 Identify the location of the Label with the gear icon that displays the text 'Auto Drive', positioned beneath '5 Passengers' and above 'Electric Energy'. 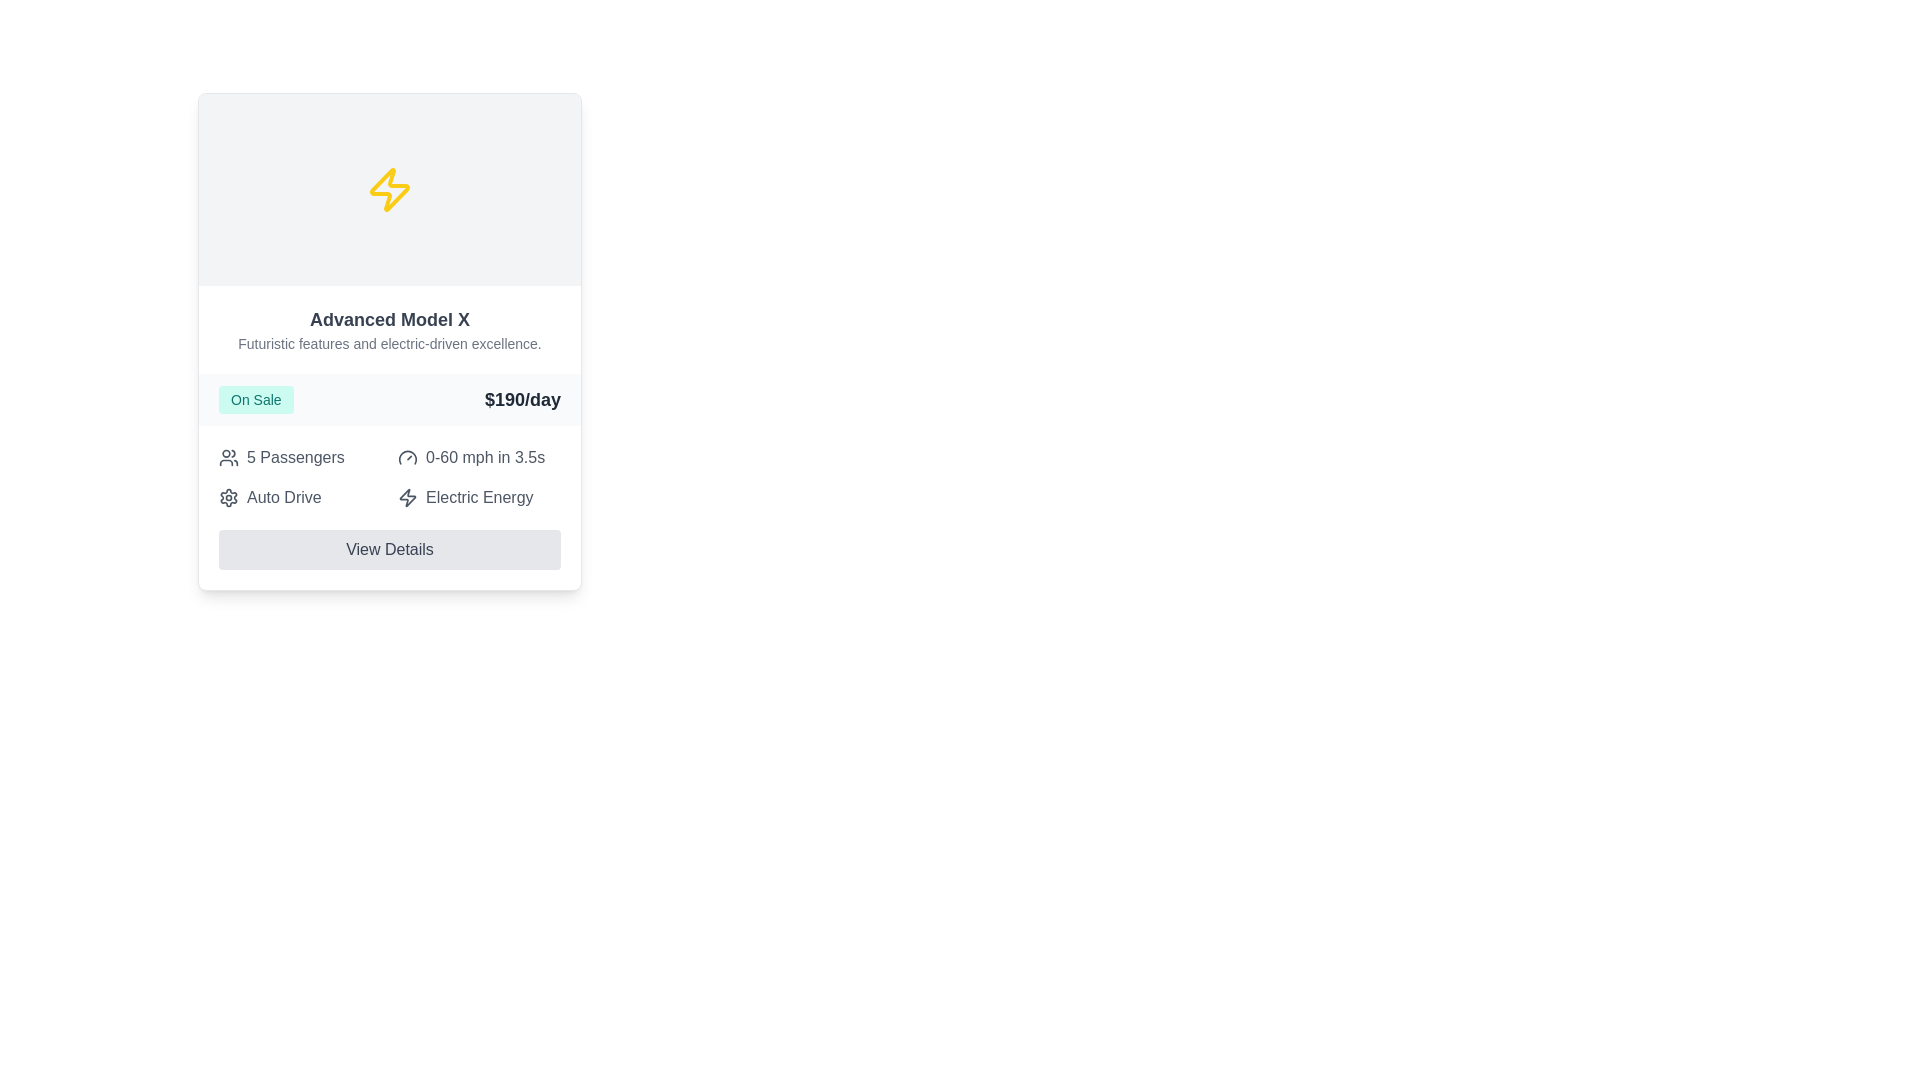
(299, 496).